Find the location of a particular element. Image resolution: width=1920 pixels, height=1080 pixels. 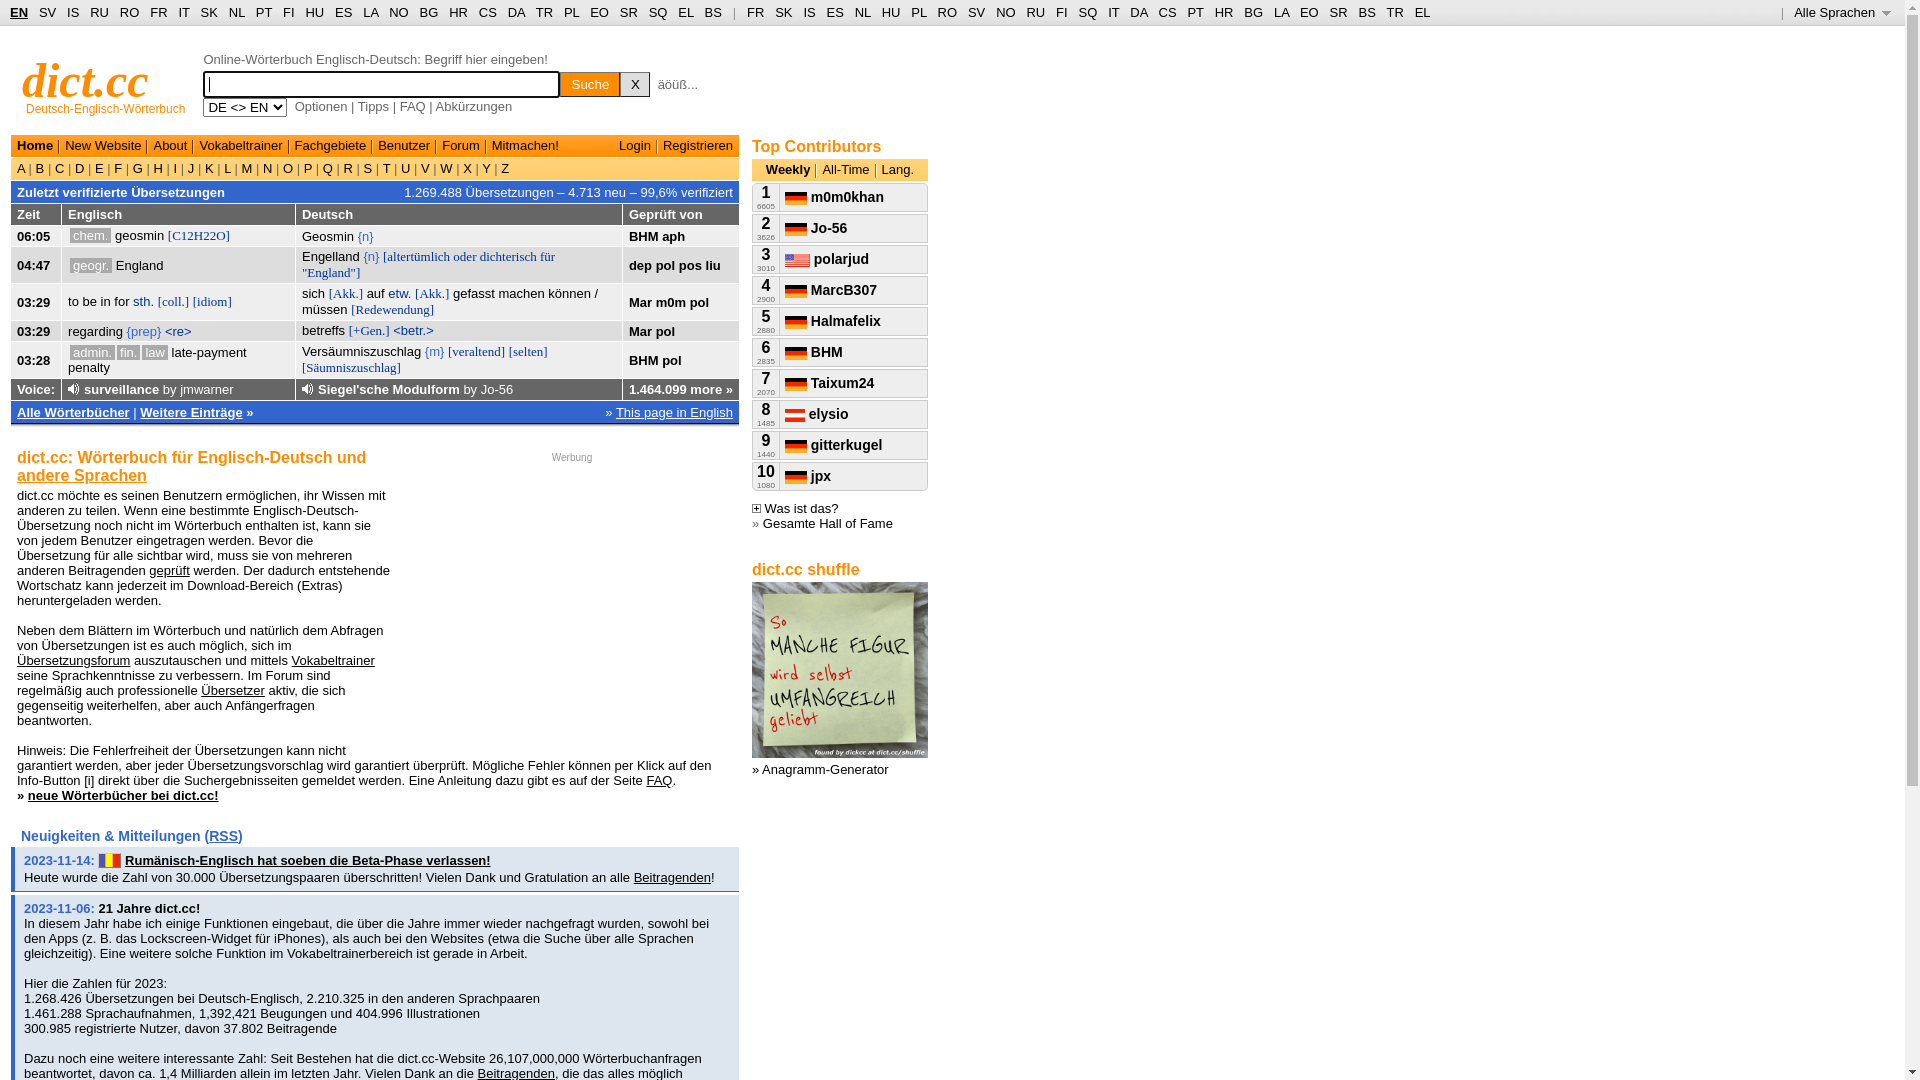

'Taixum24' is located at coordinates (784, 382).